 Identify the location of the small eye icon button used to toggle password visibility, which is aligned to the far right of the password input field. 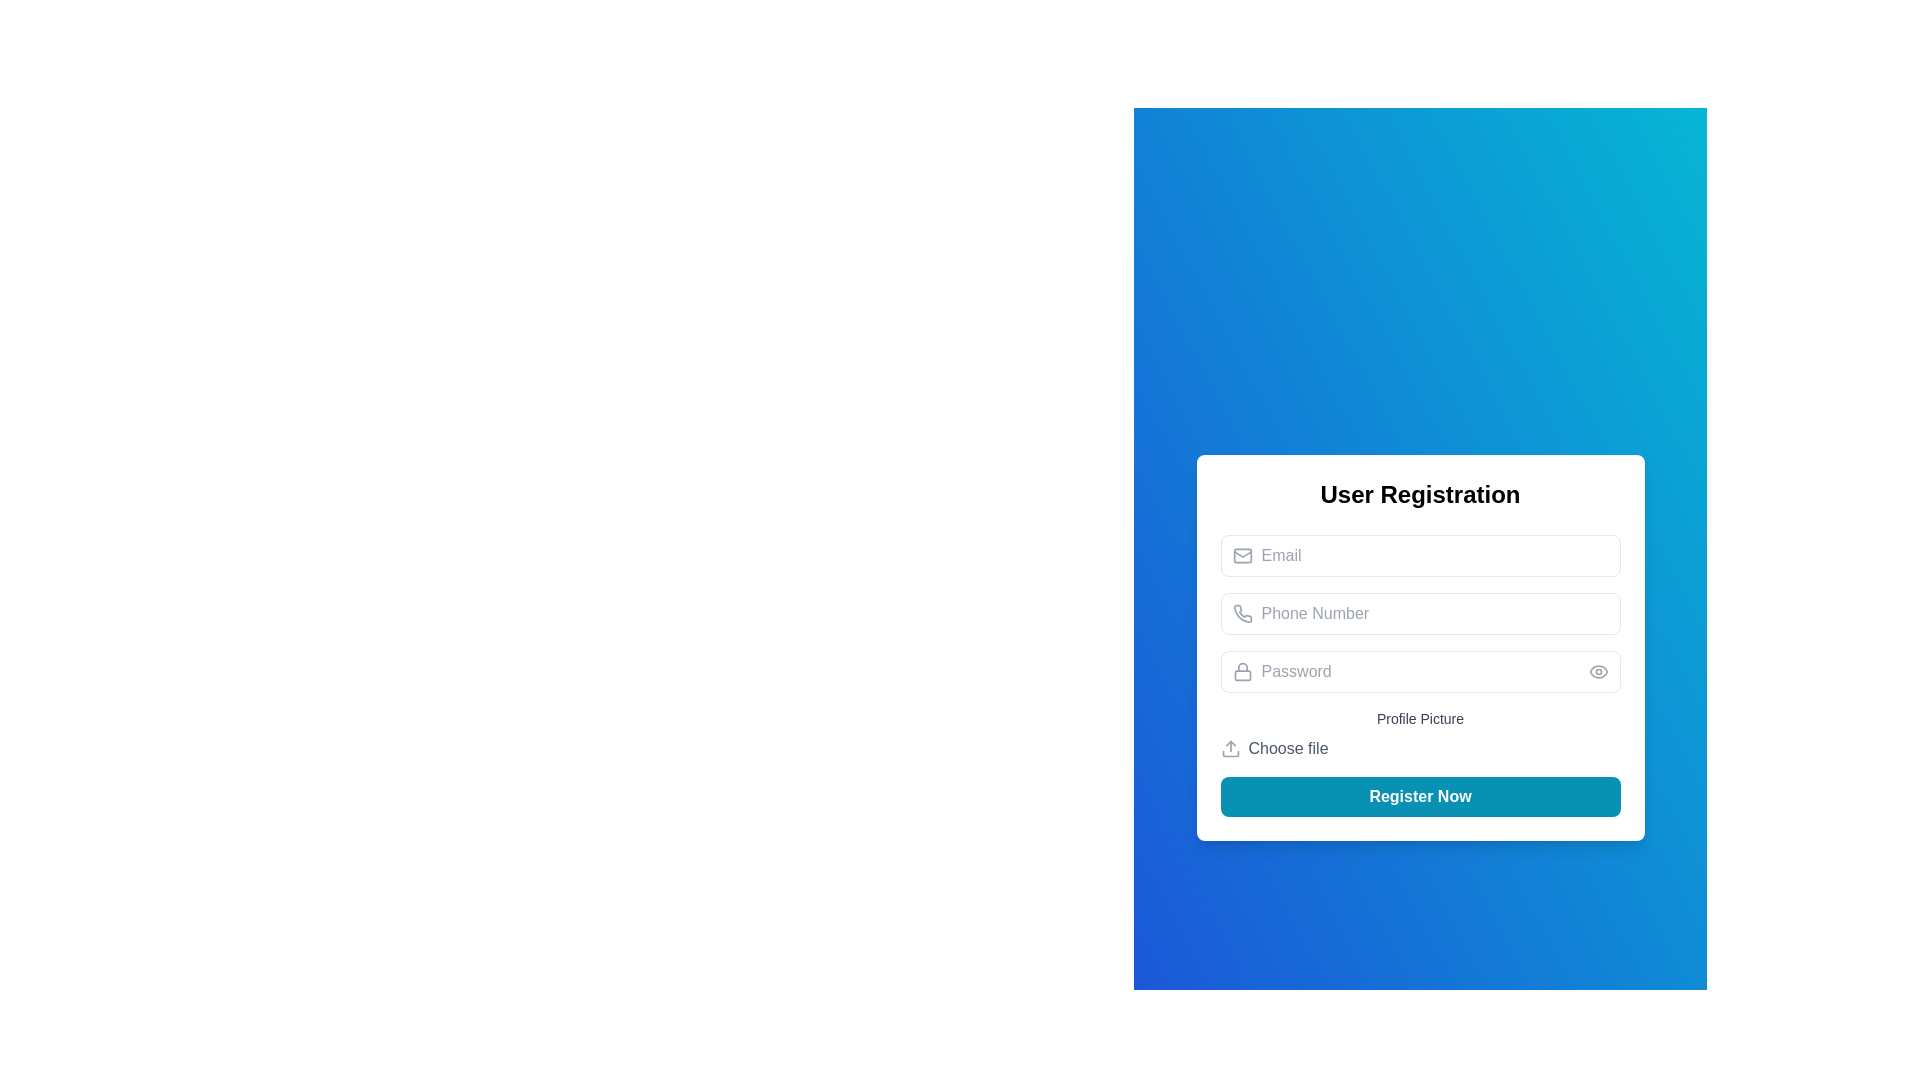
(1597, 671).